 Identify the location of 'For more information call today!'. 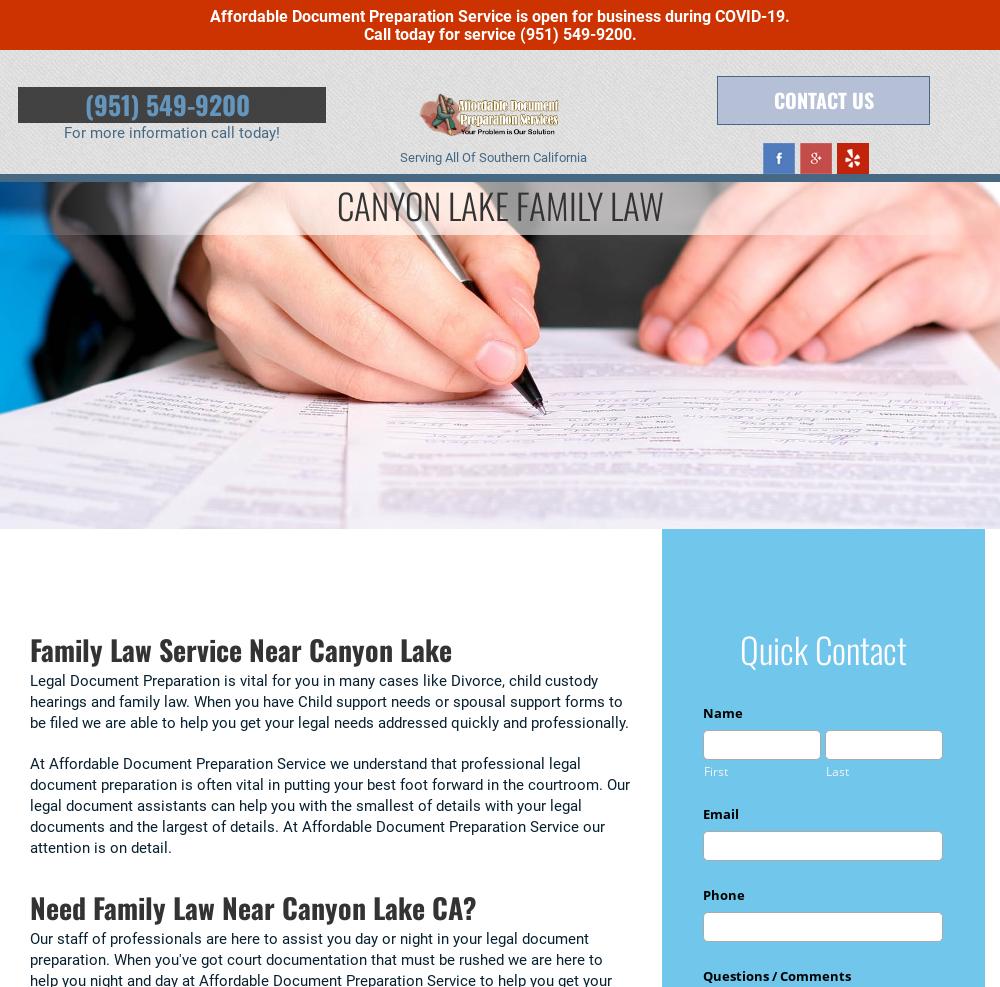
(171, 133).